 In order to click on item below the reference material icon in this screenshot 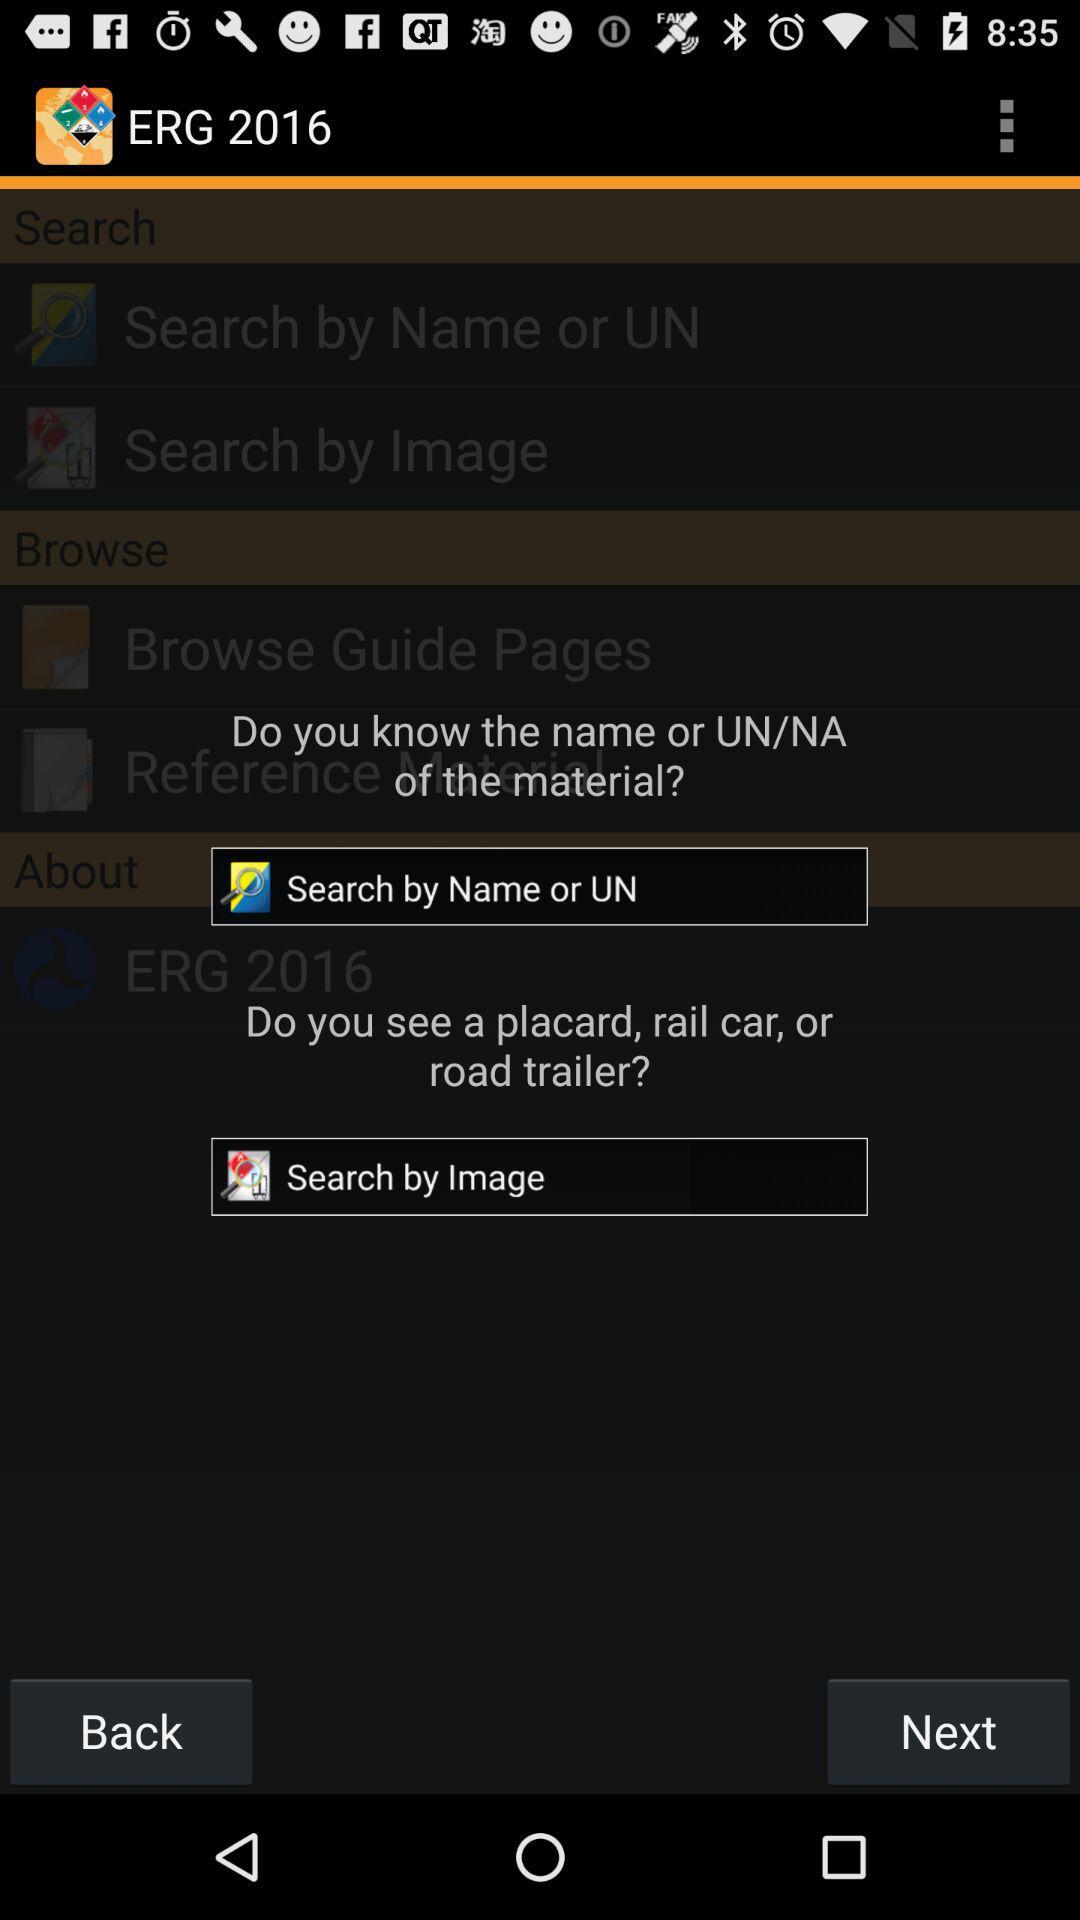, I will do `click(540, 869)`.